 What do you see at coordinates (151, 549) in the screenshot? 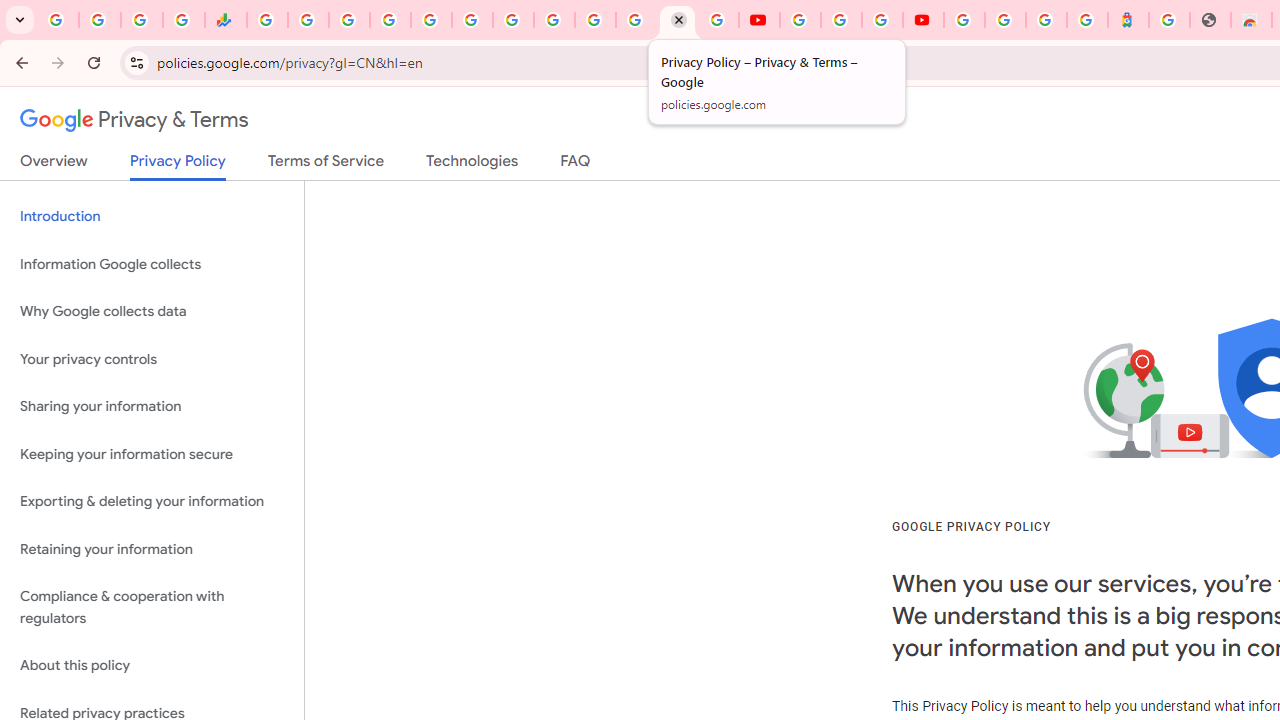
I see `'Retaining your information'` at bounding box center [151, 549].